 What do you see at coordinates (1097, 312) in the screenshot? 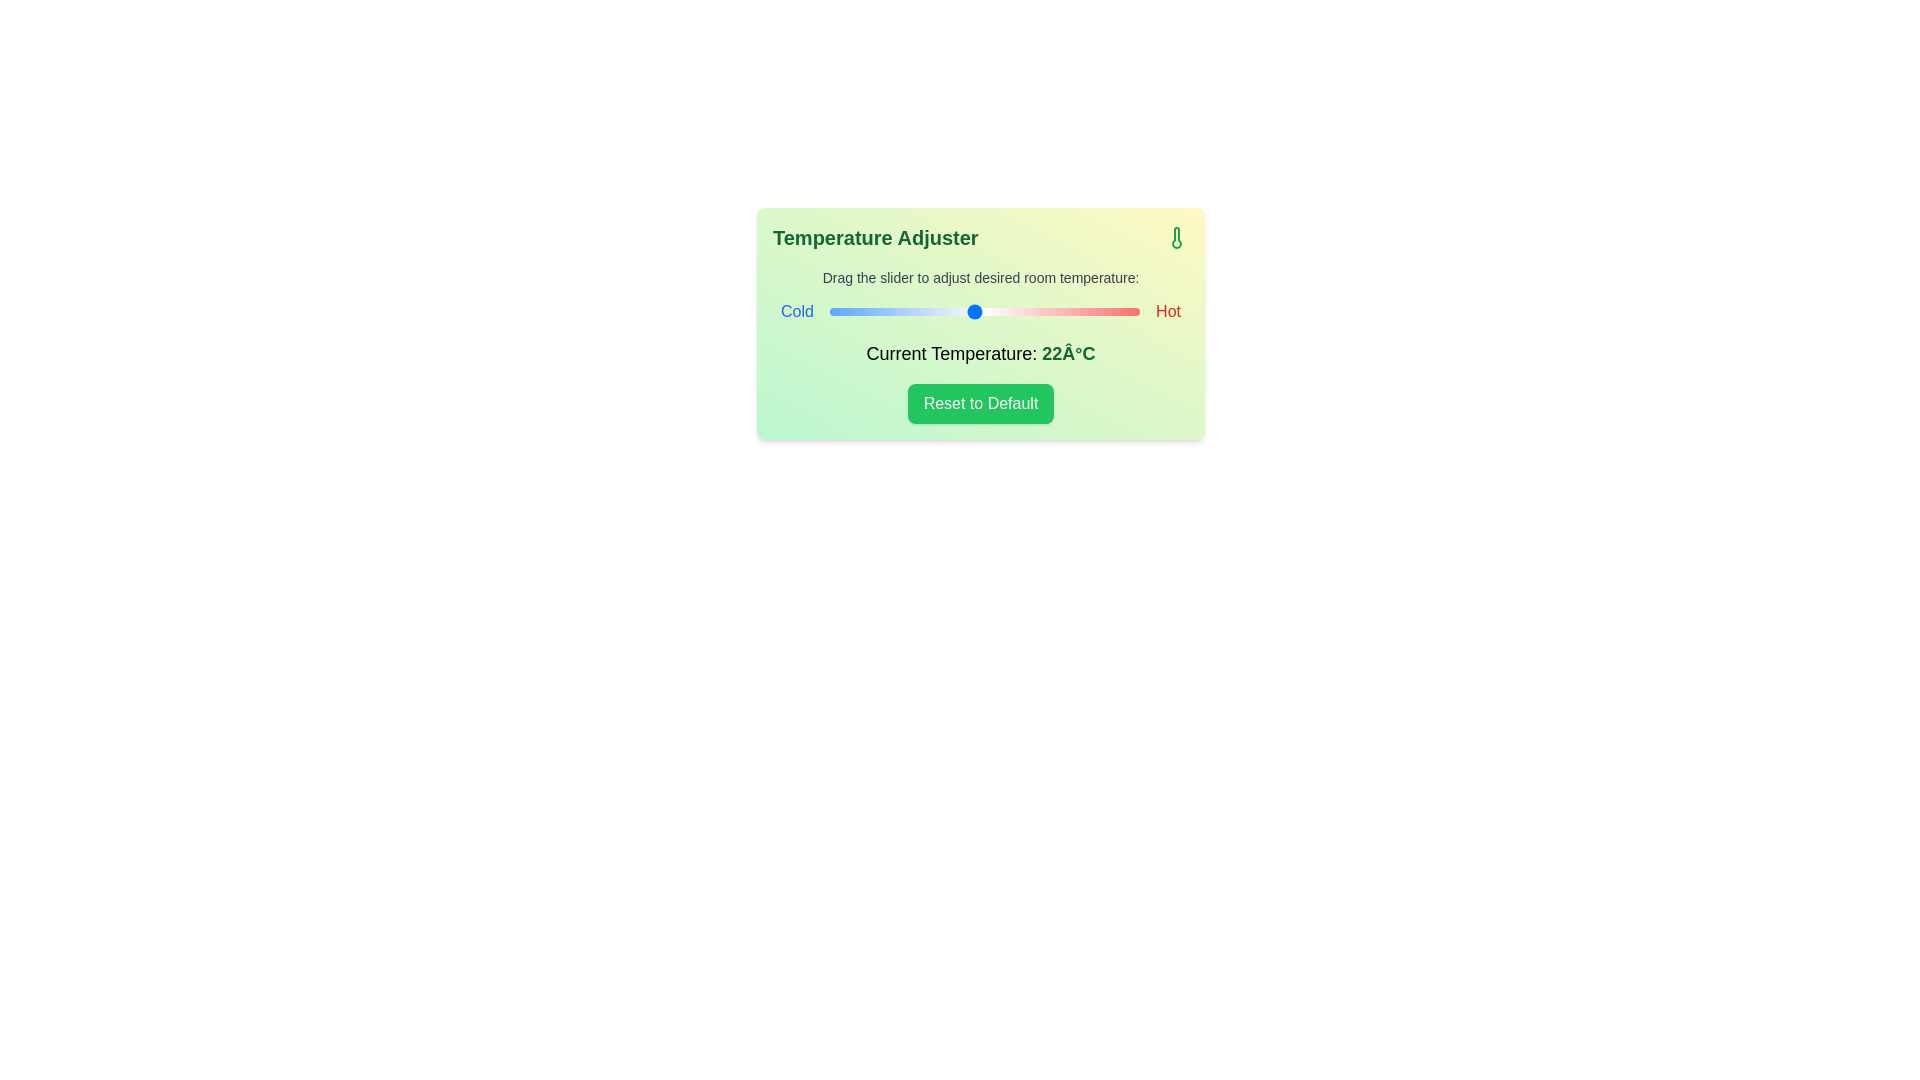
I see `the temperature slider to set the temperature to 28°C` at bounding box center [1097, 312].